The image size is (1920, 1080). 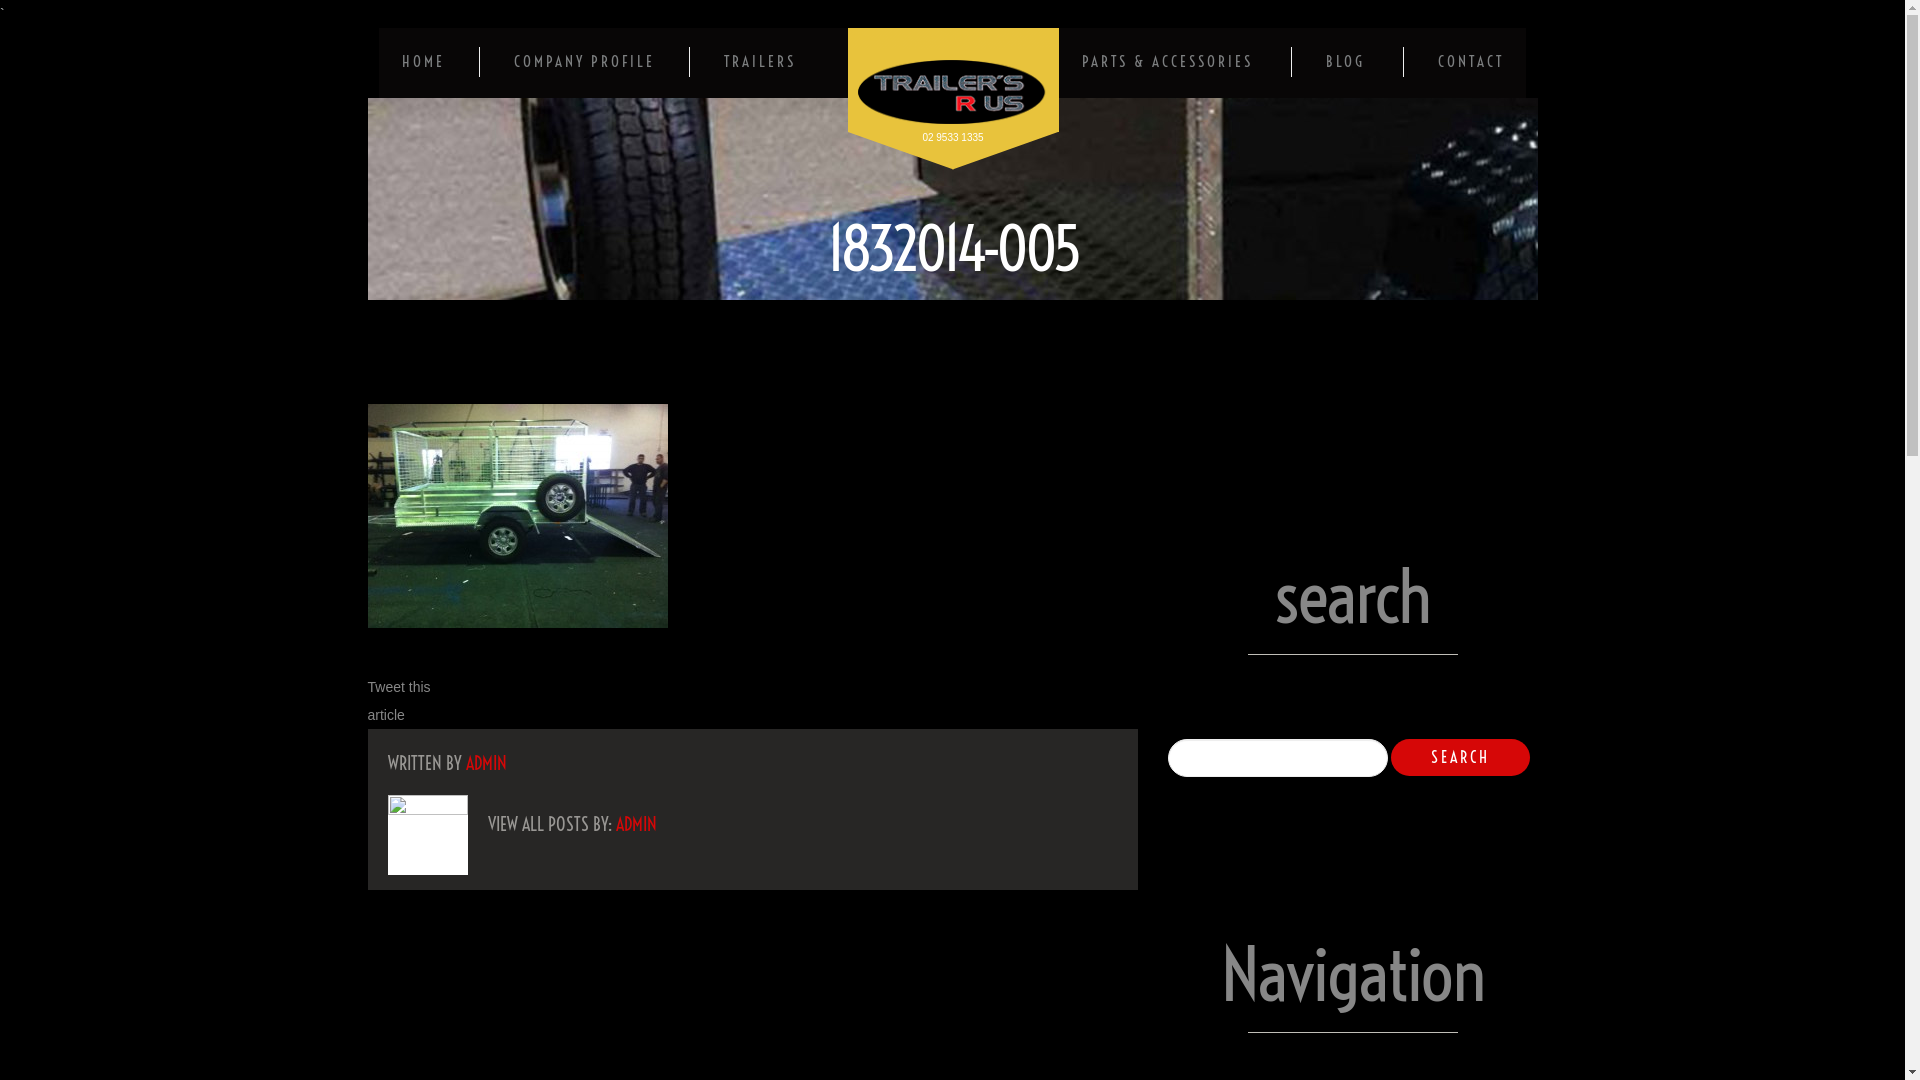 I want to click on 'BLOG', so click(x=1345, y=60).